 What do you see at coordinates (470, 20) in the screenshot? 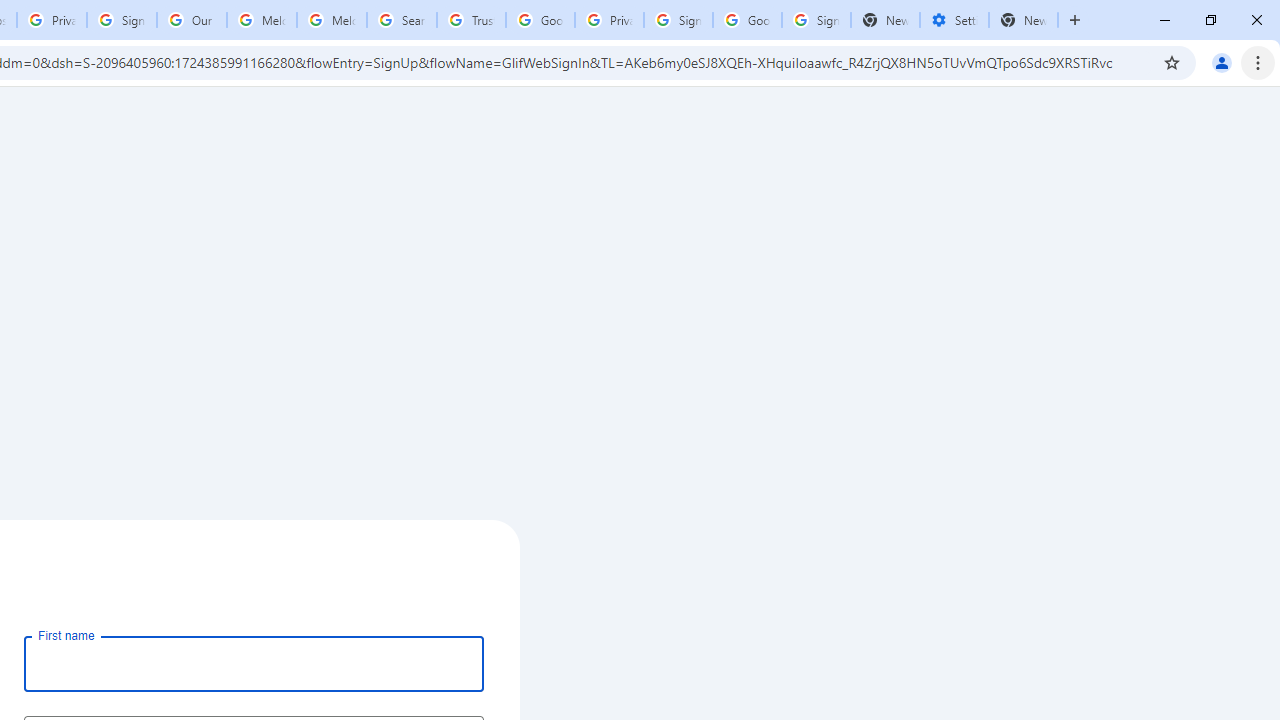
I see `'Trusted Information and Content - Google Safety Center'` at bounding box center [470, 20].